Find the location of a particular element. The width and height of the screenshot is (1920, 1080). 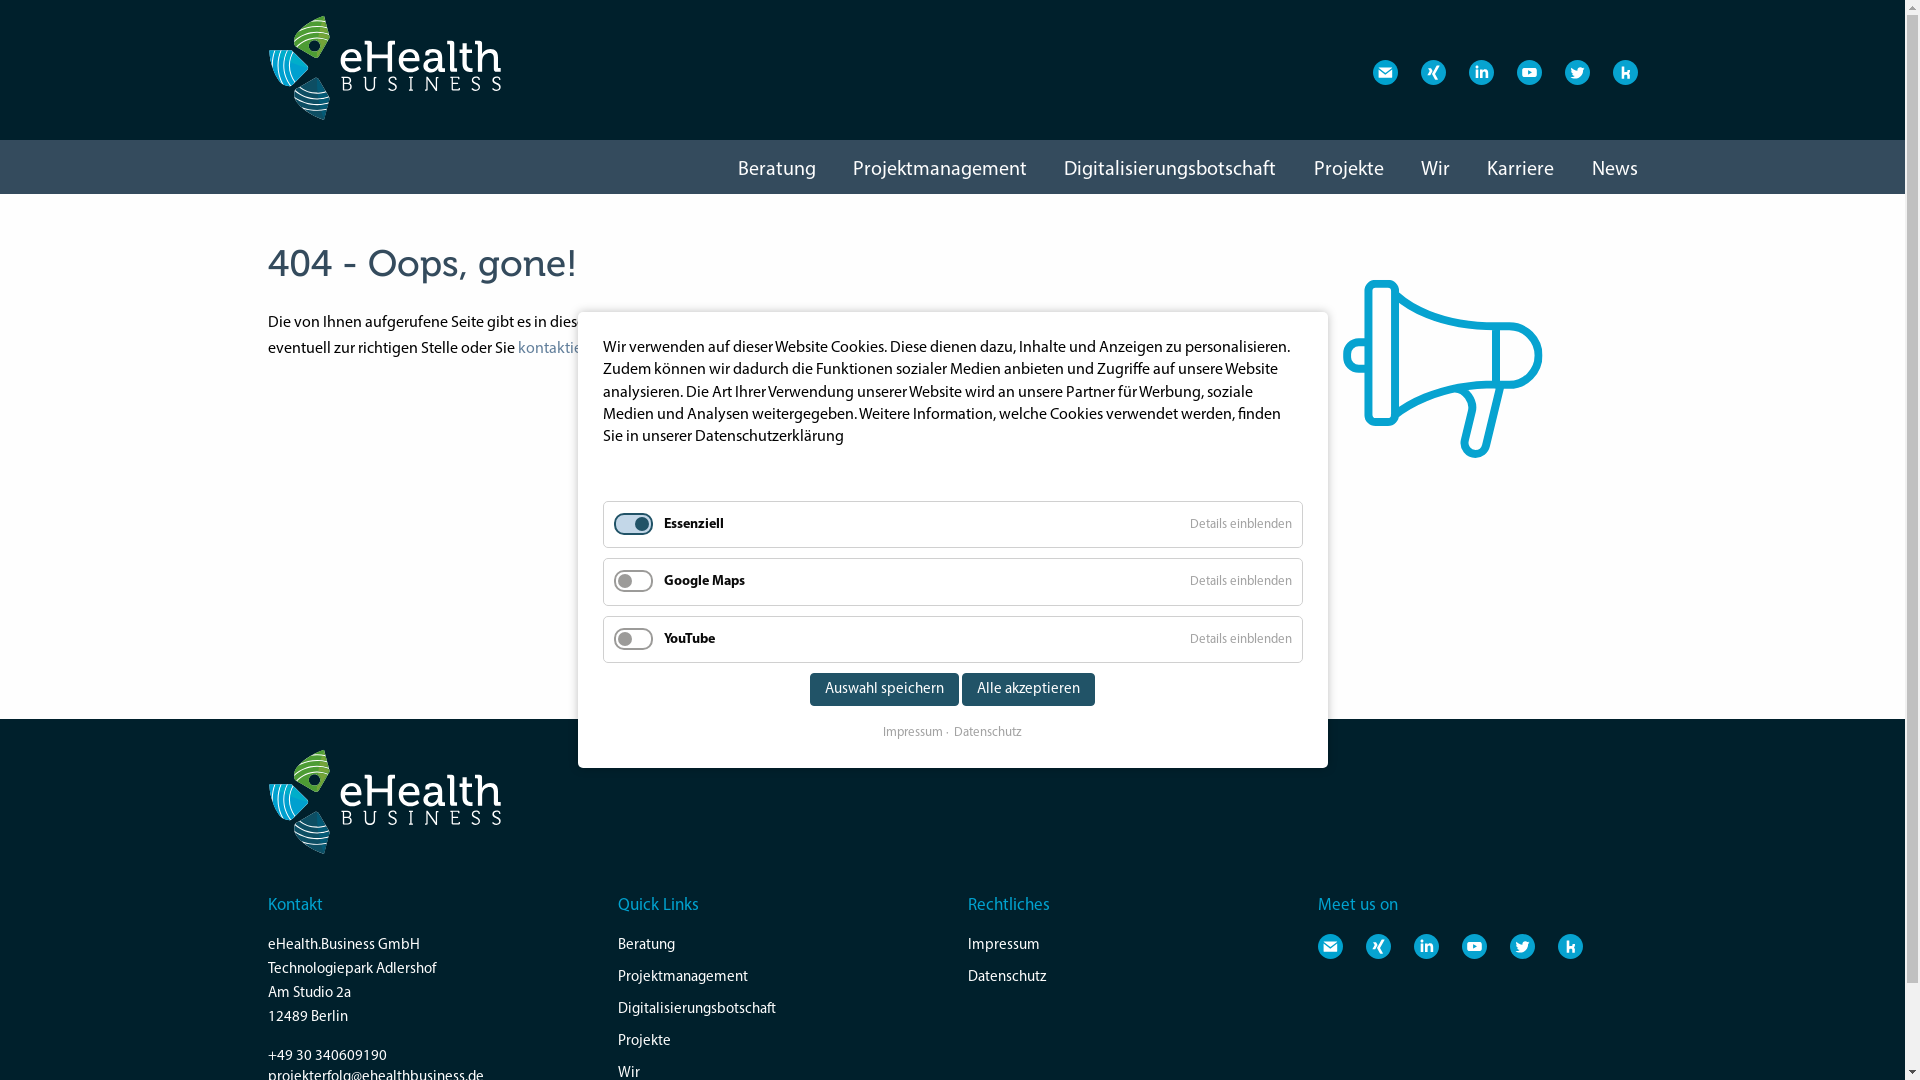

'News' is located at coordinates (1614, 168).